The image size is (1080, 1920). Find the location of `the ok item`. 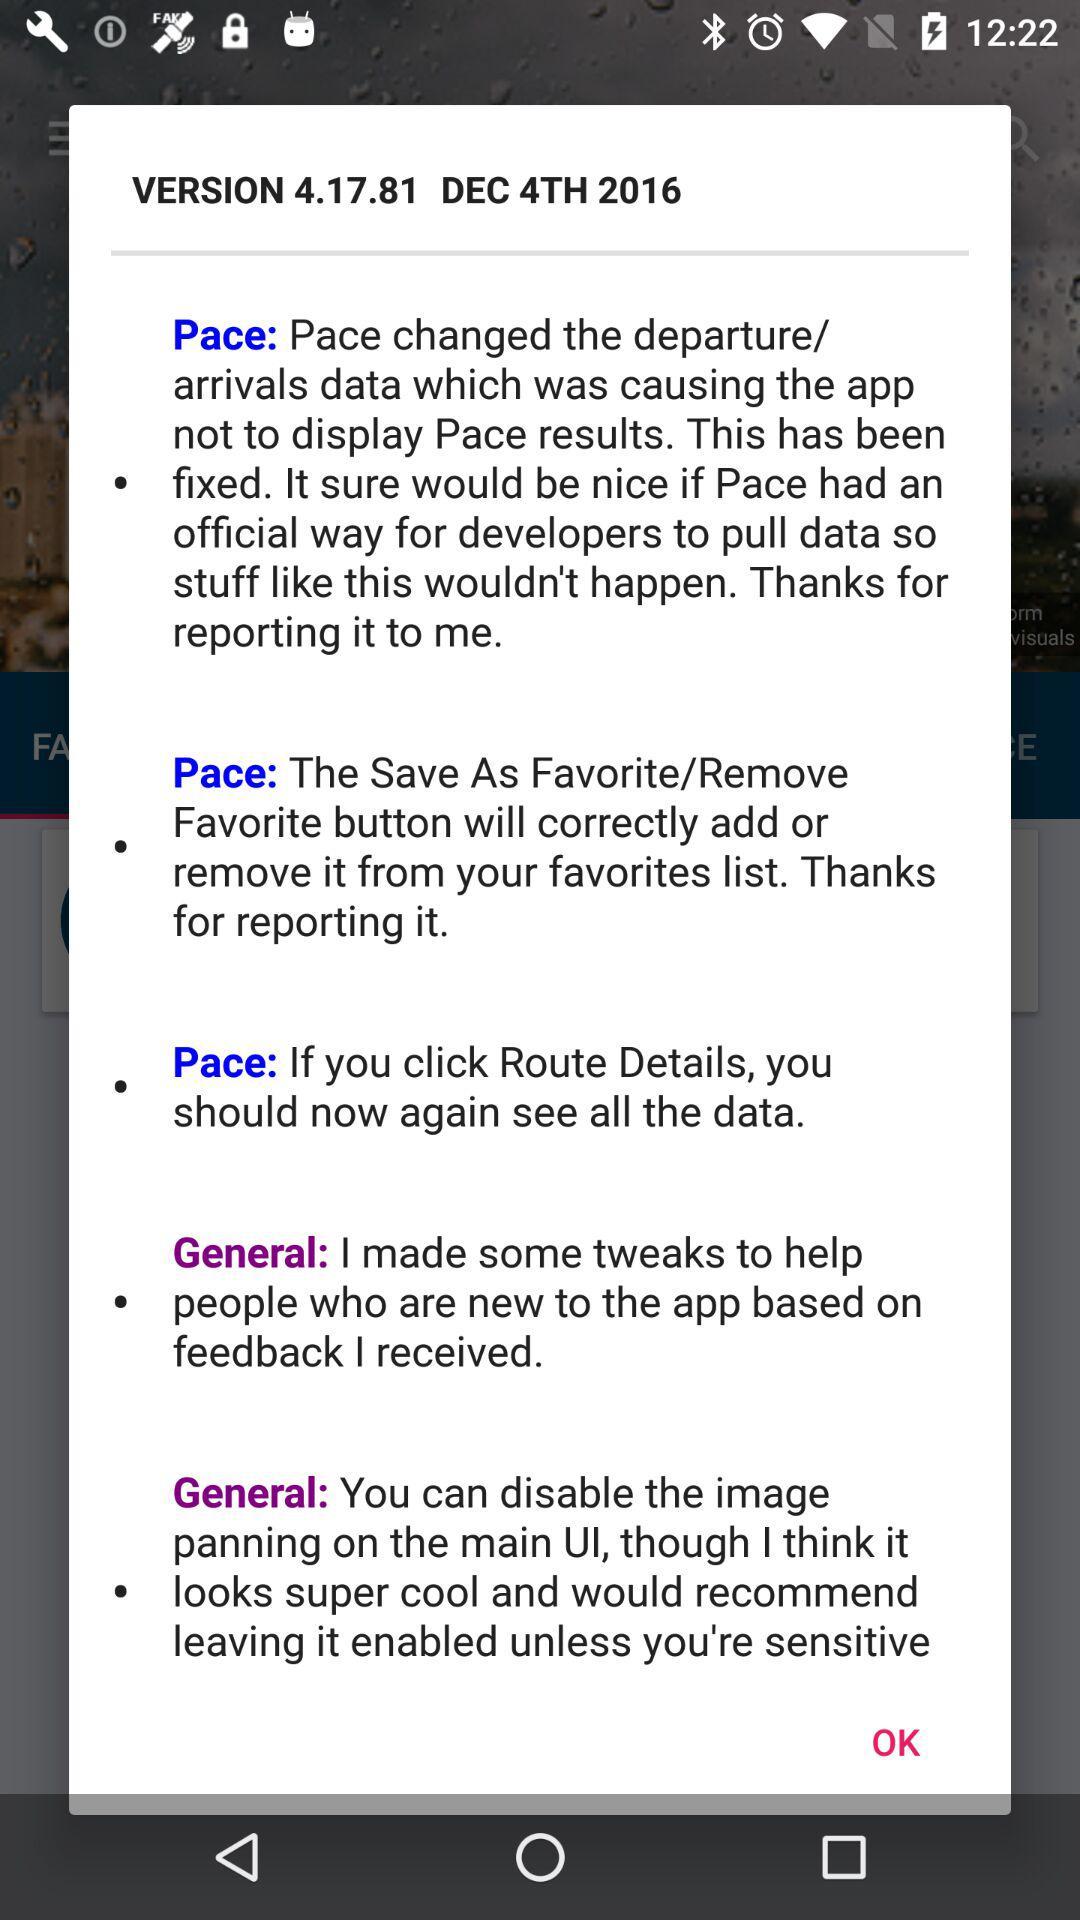

the ok item is located at coordinates (894, 1740).